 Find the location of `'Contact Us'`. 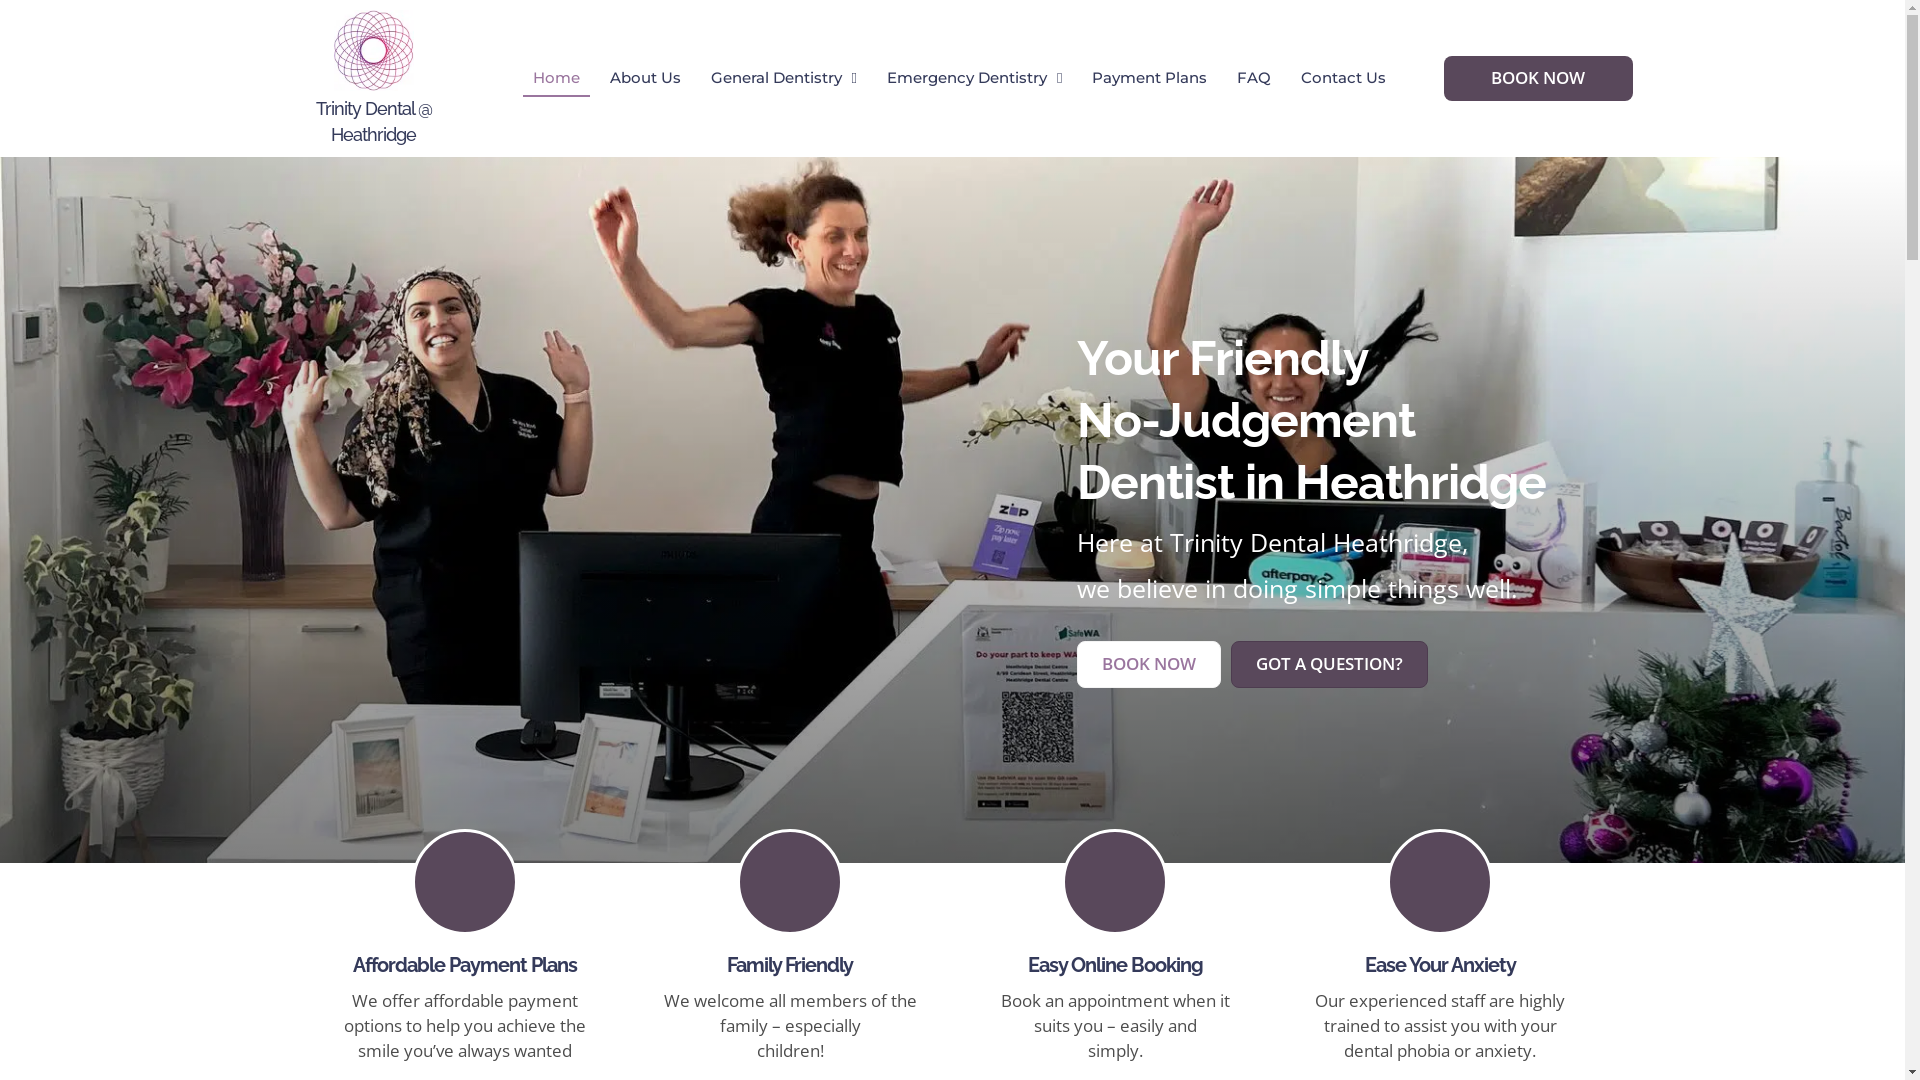

'Contact Us' is located at coordinates (1343, 77).